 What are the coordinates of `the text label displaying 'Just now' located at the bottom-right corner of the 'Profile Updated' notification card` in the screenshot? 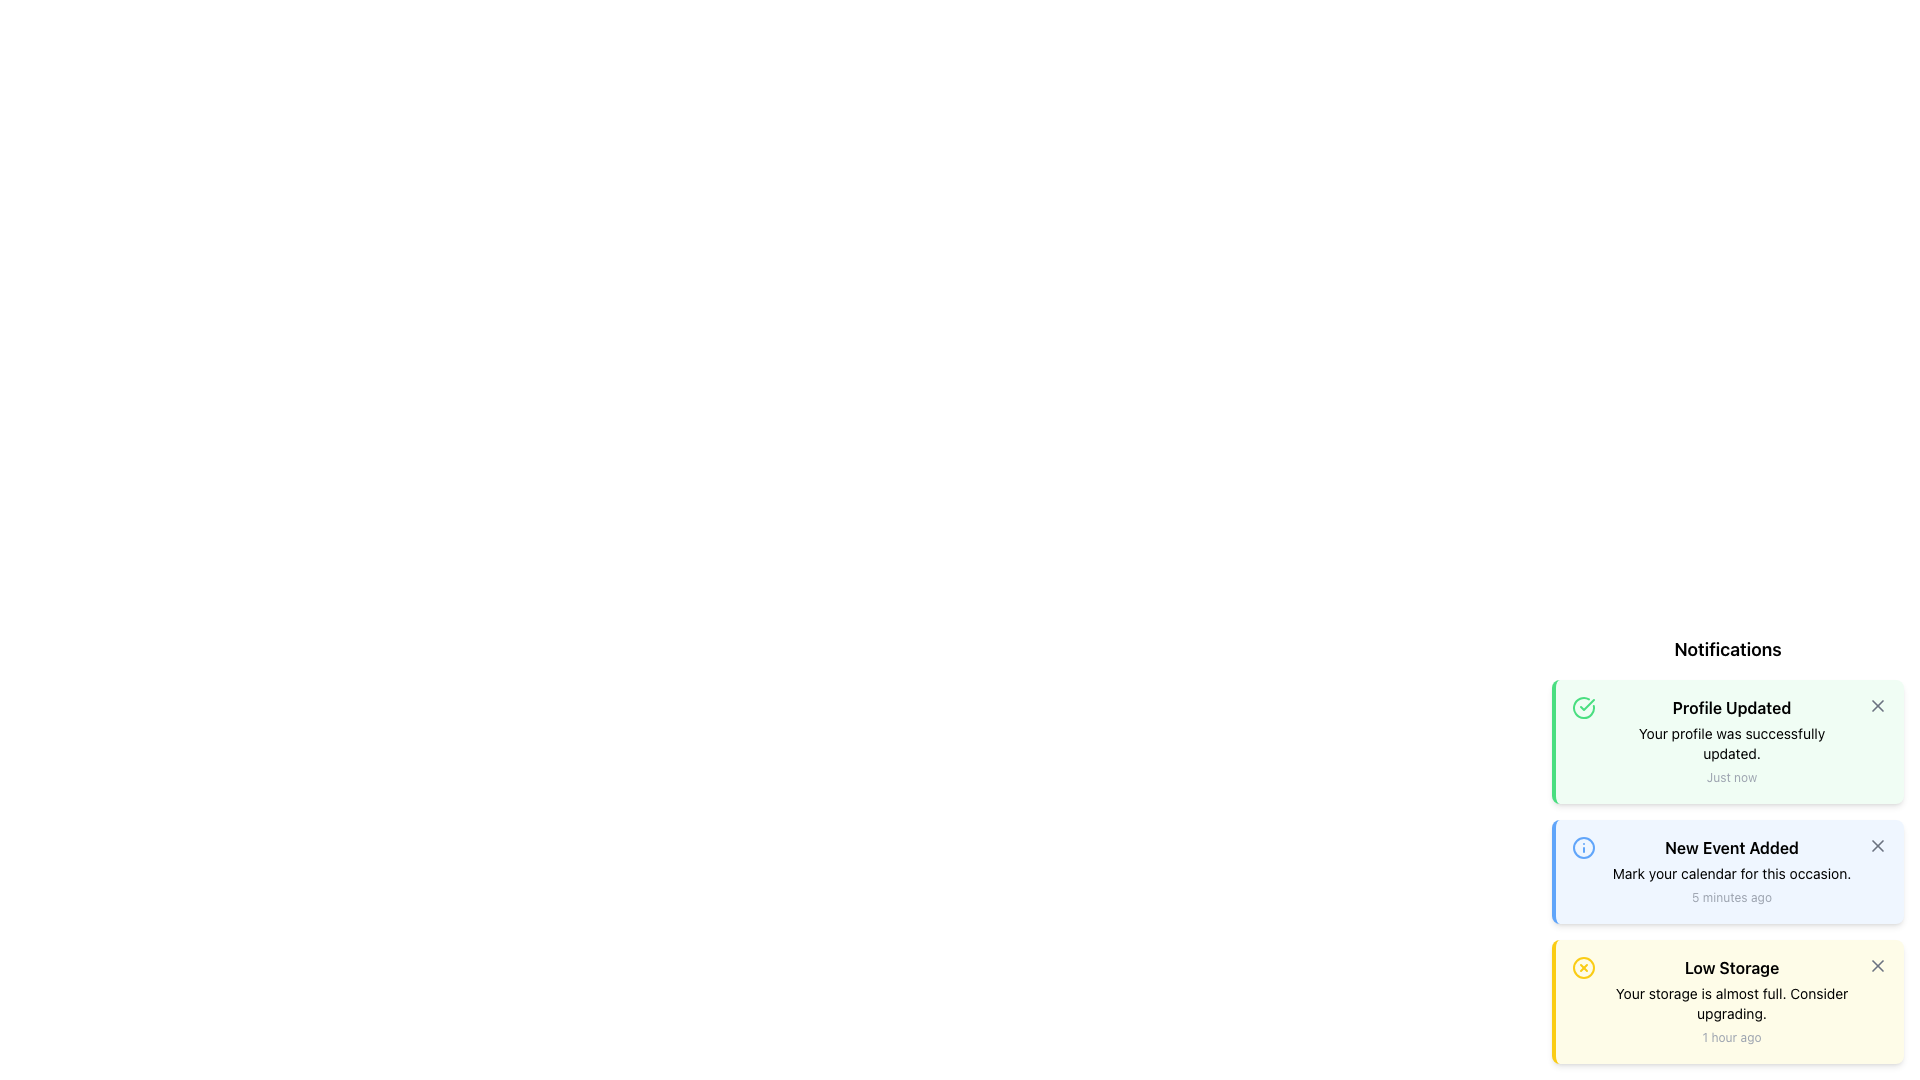 It's located at (1731, 776).